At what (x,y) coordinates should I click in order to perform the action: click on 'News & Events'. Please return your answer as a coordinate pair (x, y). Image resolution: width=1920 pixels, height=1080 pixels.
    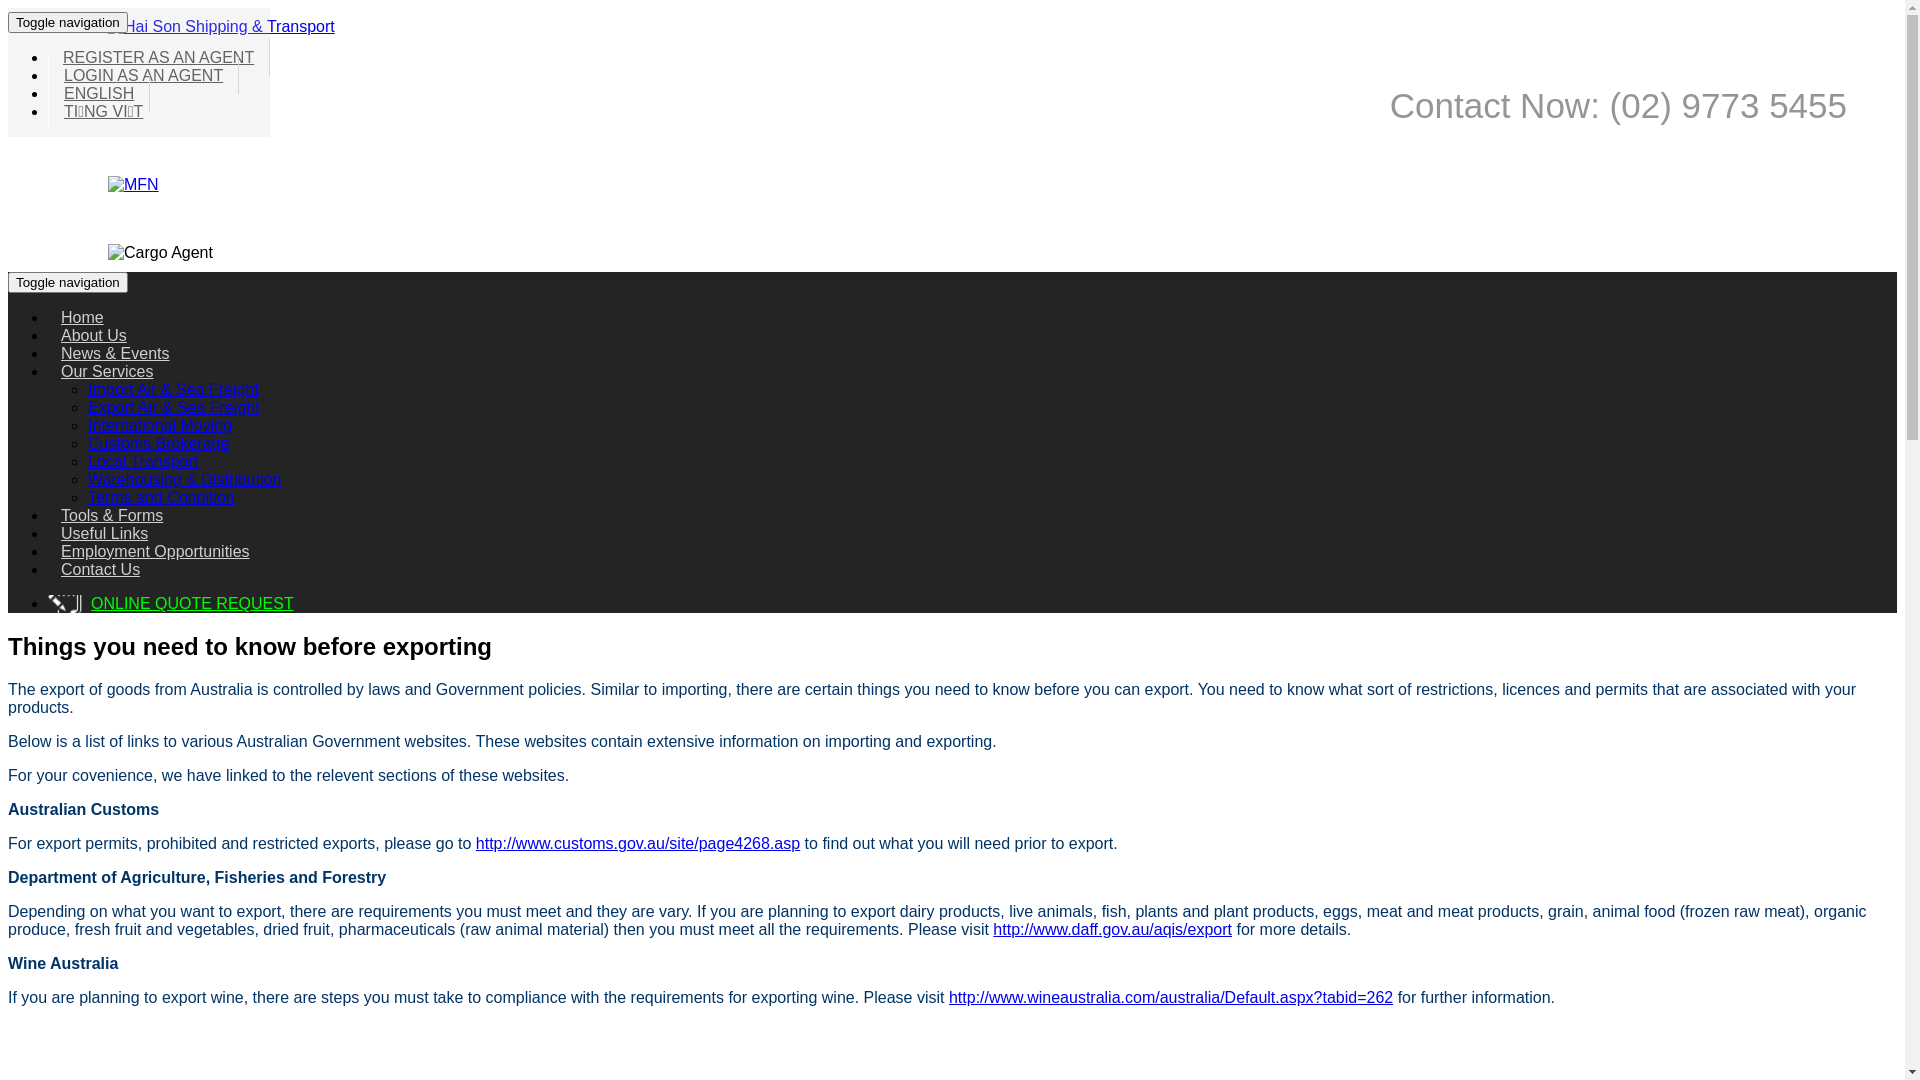
    Looking at the image, I should click on (48, 352).